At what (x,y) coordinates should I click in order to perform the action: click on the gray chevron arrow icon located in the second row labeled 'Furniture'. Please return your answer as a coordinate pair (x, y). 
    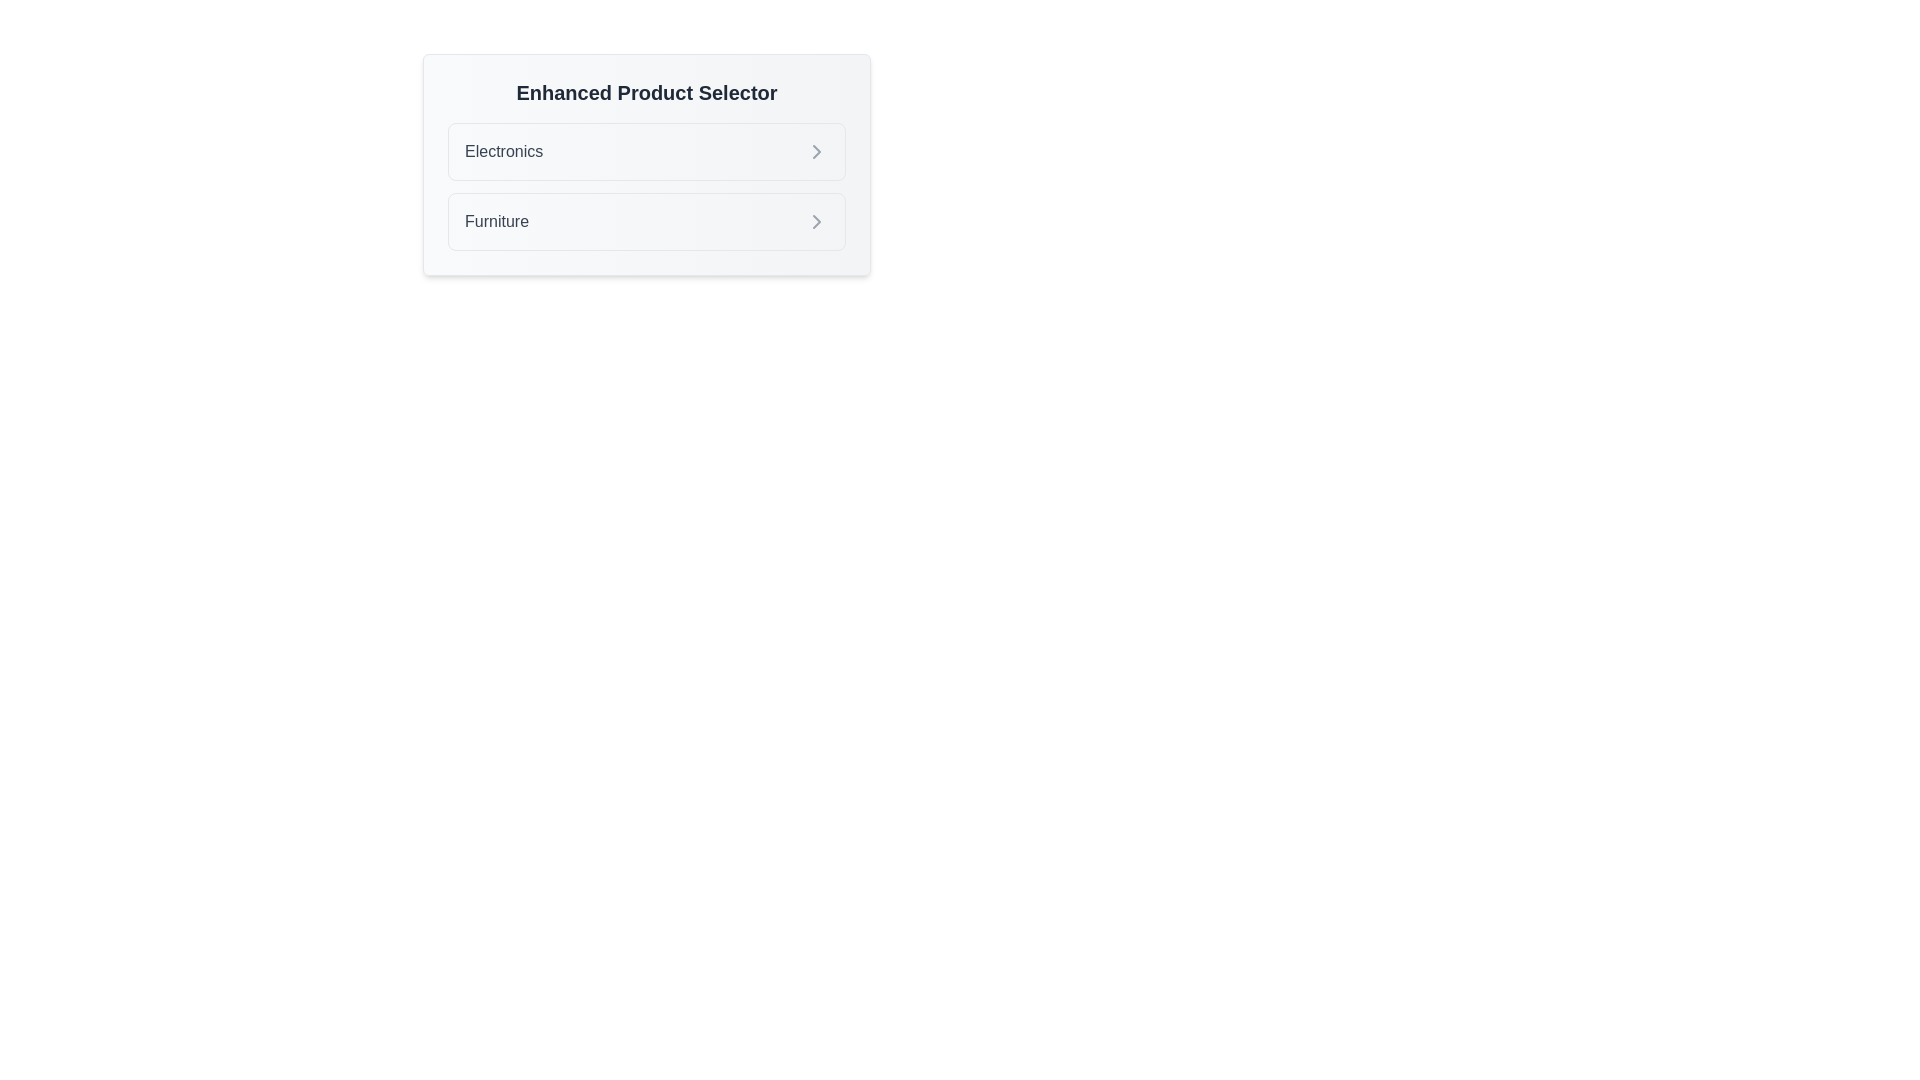
    Looking at the image, I should click on (816, 222).